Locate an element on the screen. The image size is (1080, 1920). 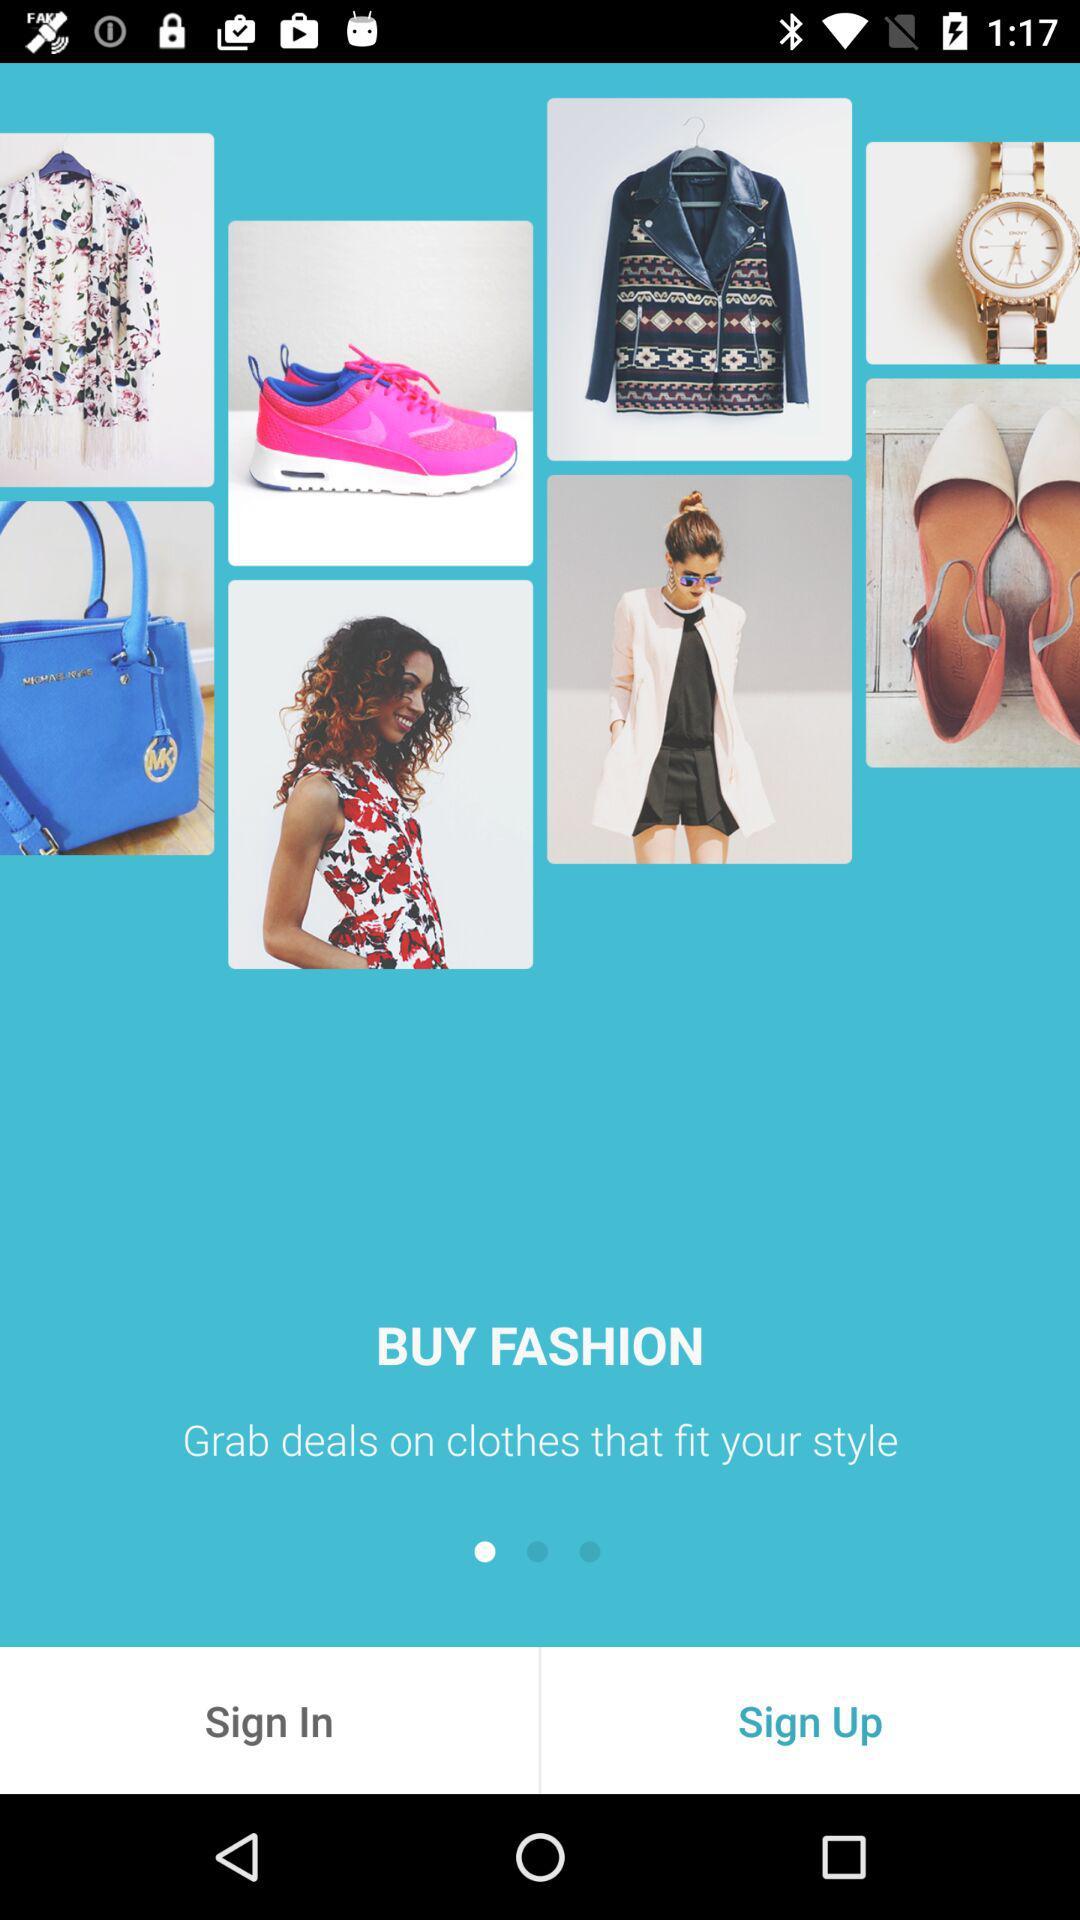
the sign up is located at coordinates (810, 1719).